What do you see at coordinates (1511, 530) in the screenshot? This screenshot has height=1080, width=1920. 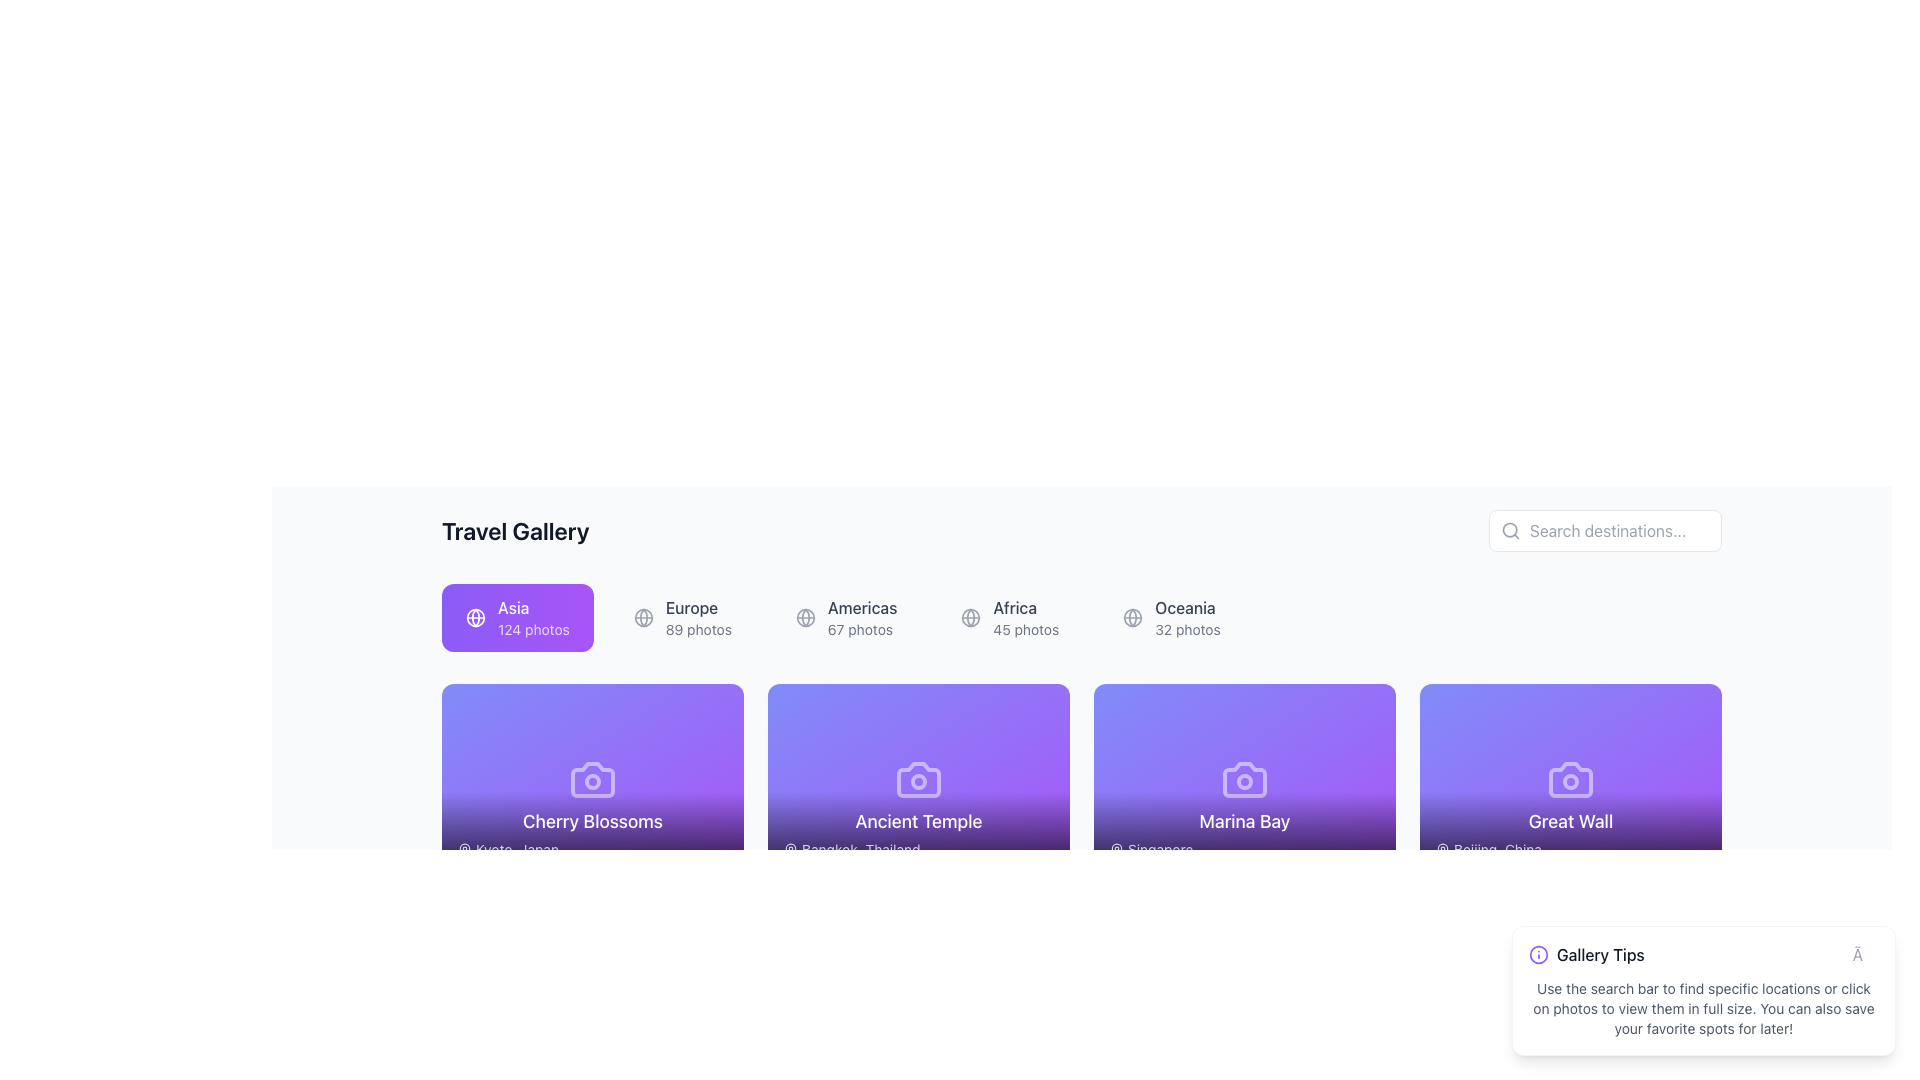 I see `the search icon represented as a magnifying glass located in the top-right corner of the search bar, which serves as a visual cue for search functionality` at bounding box center [1511, 530].